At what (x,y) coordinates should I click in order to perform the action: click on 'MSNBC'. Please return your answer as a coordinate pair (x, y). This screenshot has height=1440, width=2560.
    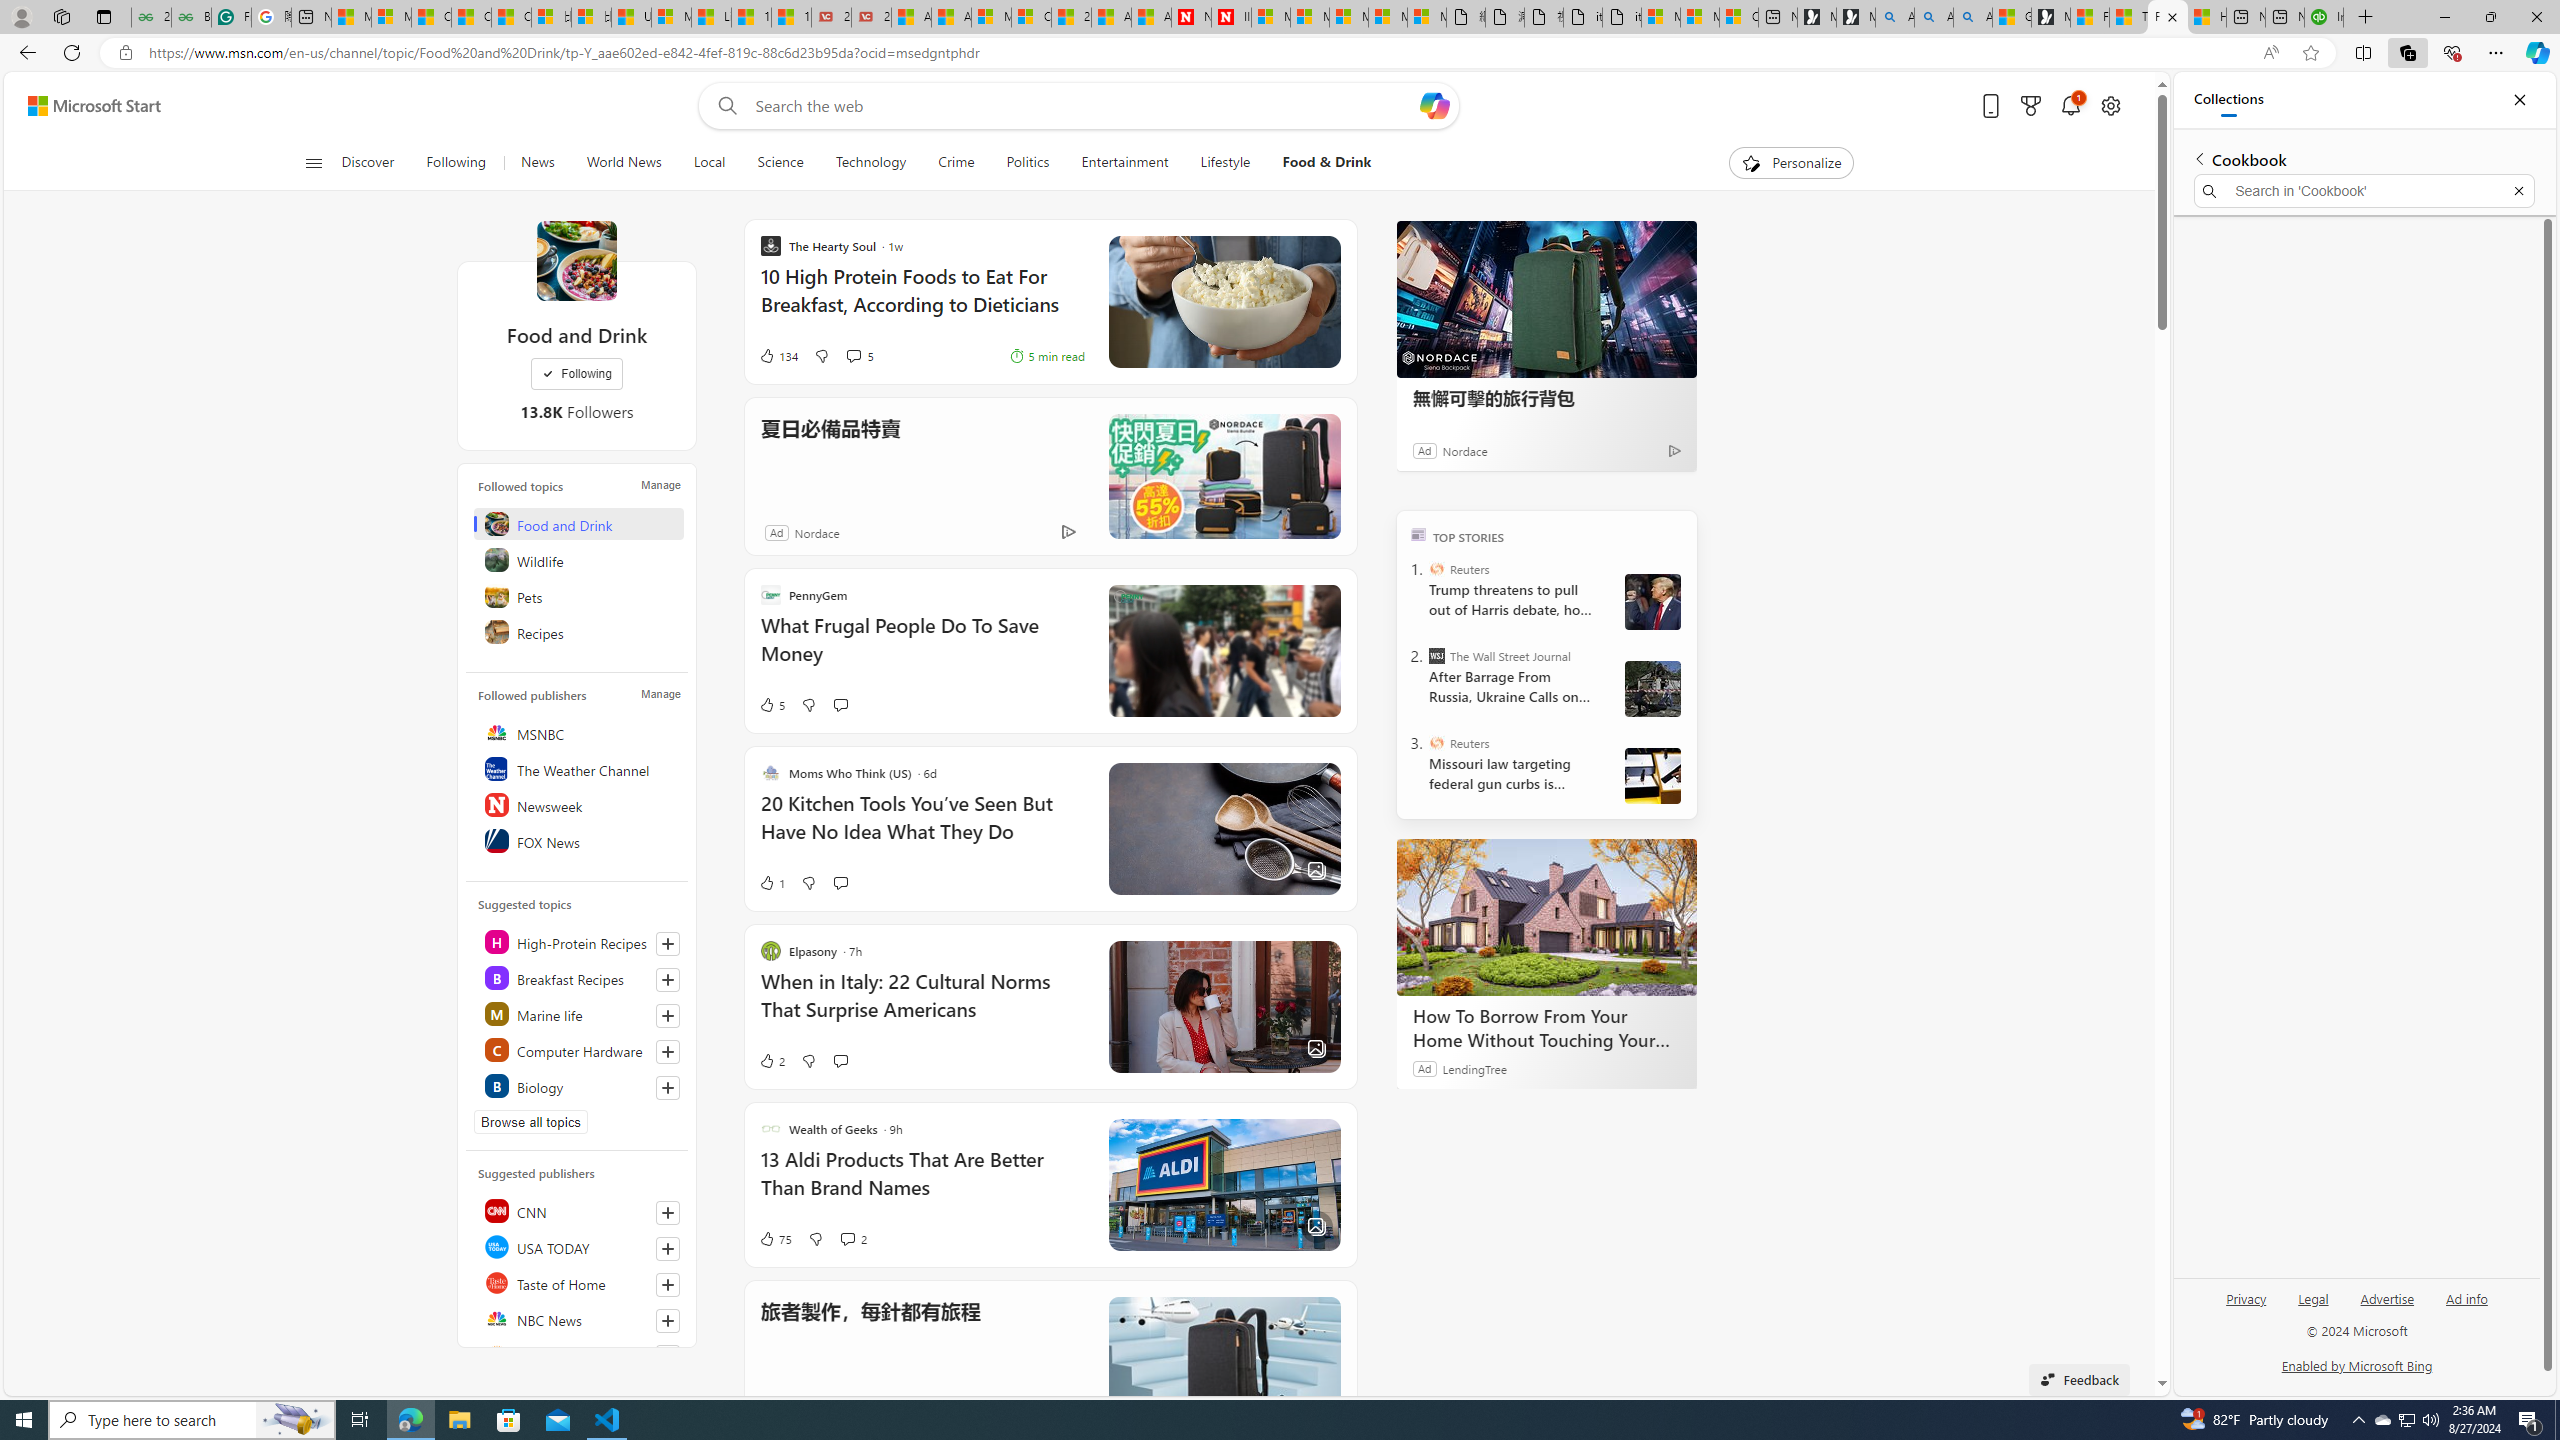
    Looking at the image, I should click on (578, 731).